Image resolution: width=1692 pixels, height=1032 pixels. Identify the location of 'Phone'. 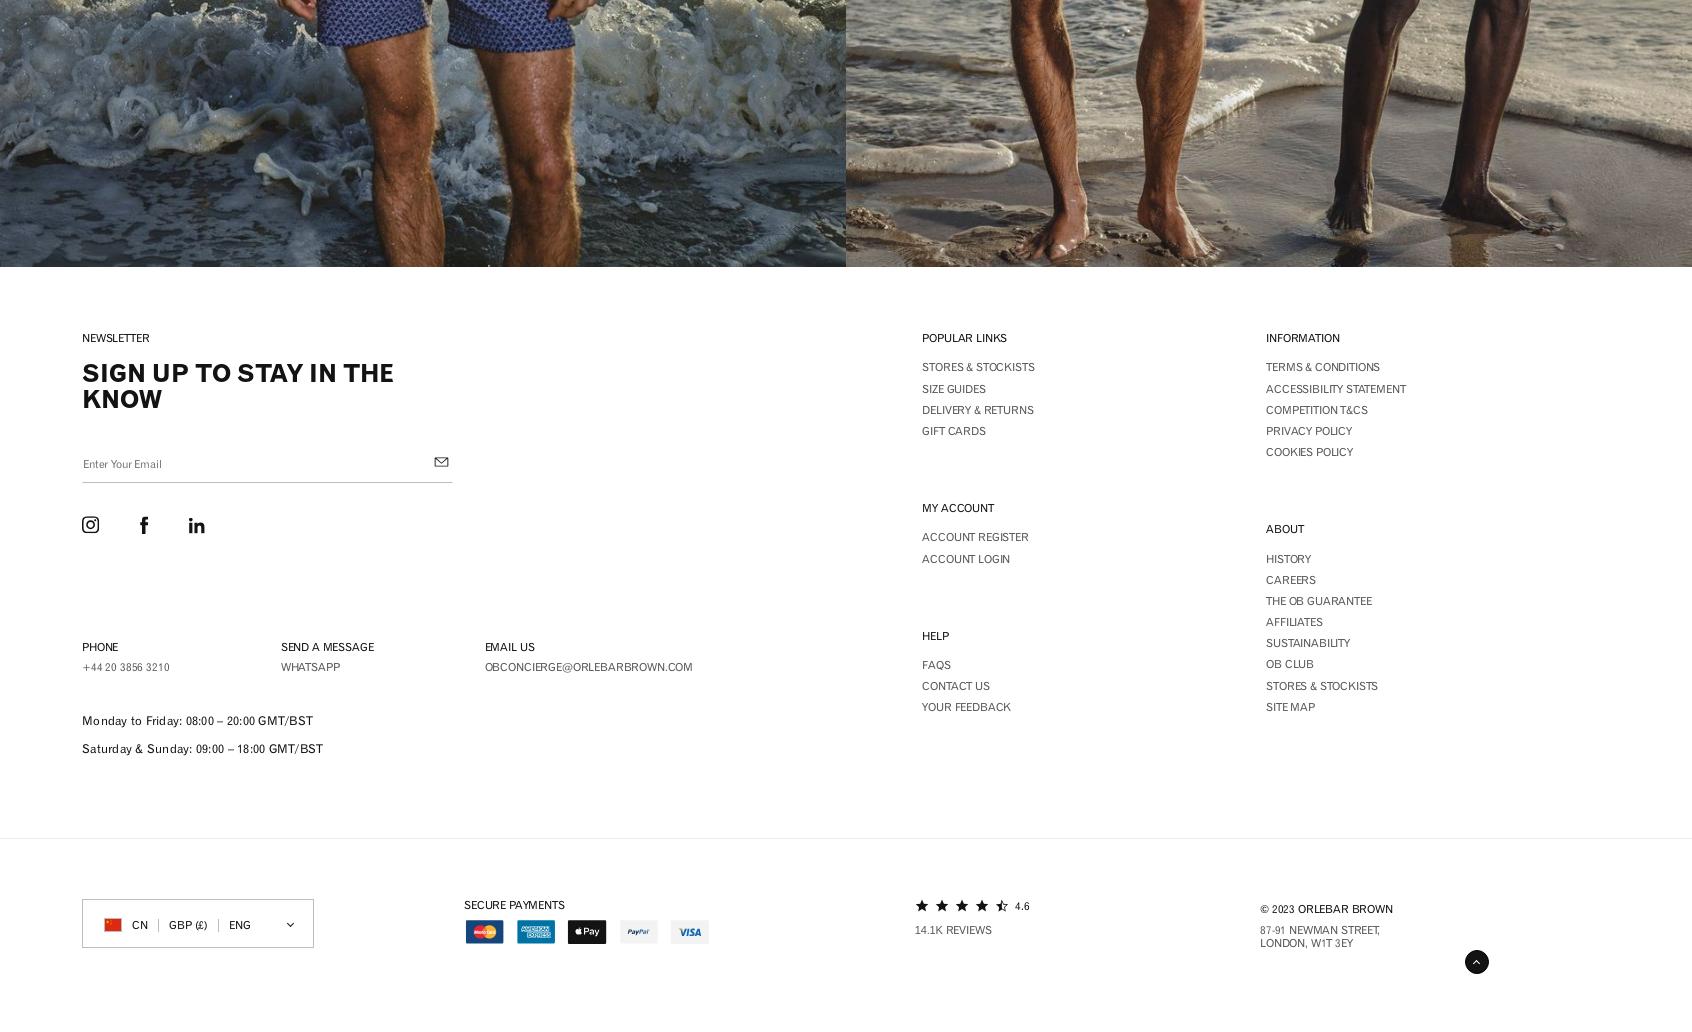
(99, 645).